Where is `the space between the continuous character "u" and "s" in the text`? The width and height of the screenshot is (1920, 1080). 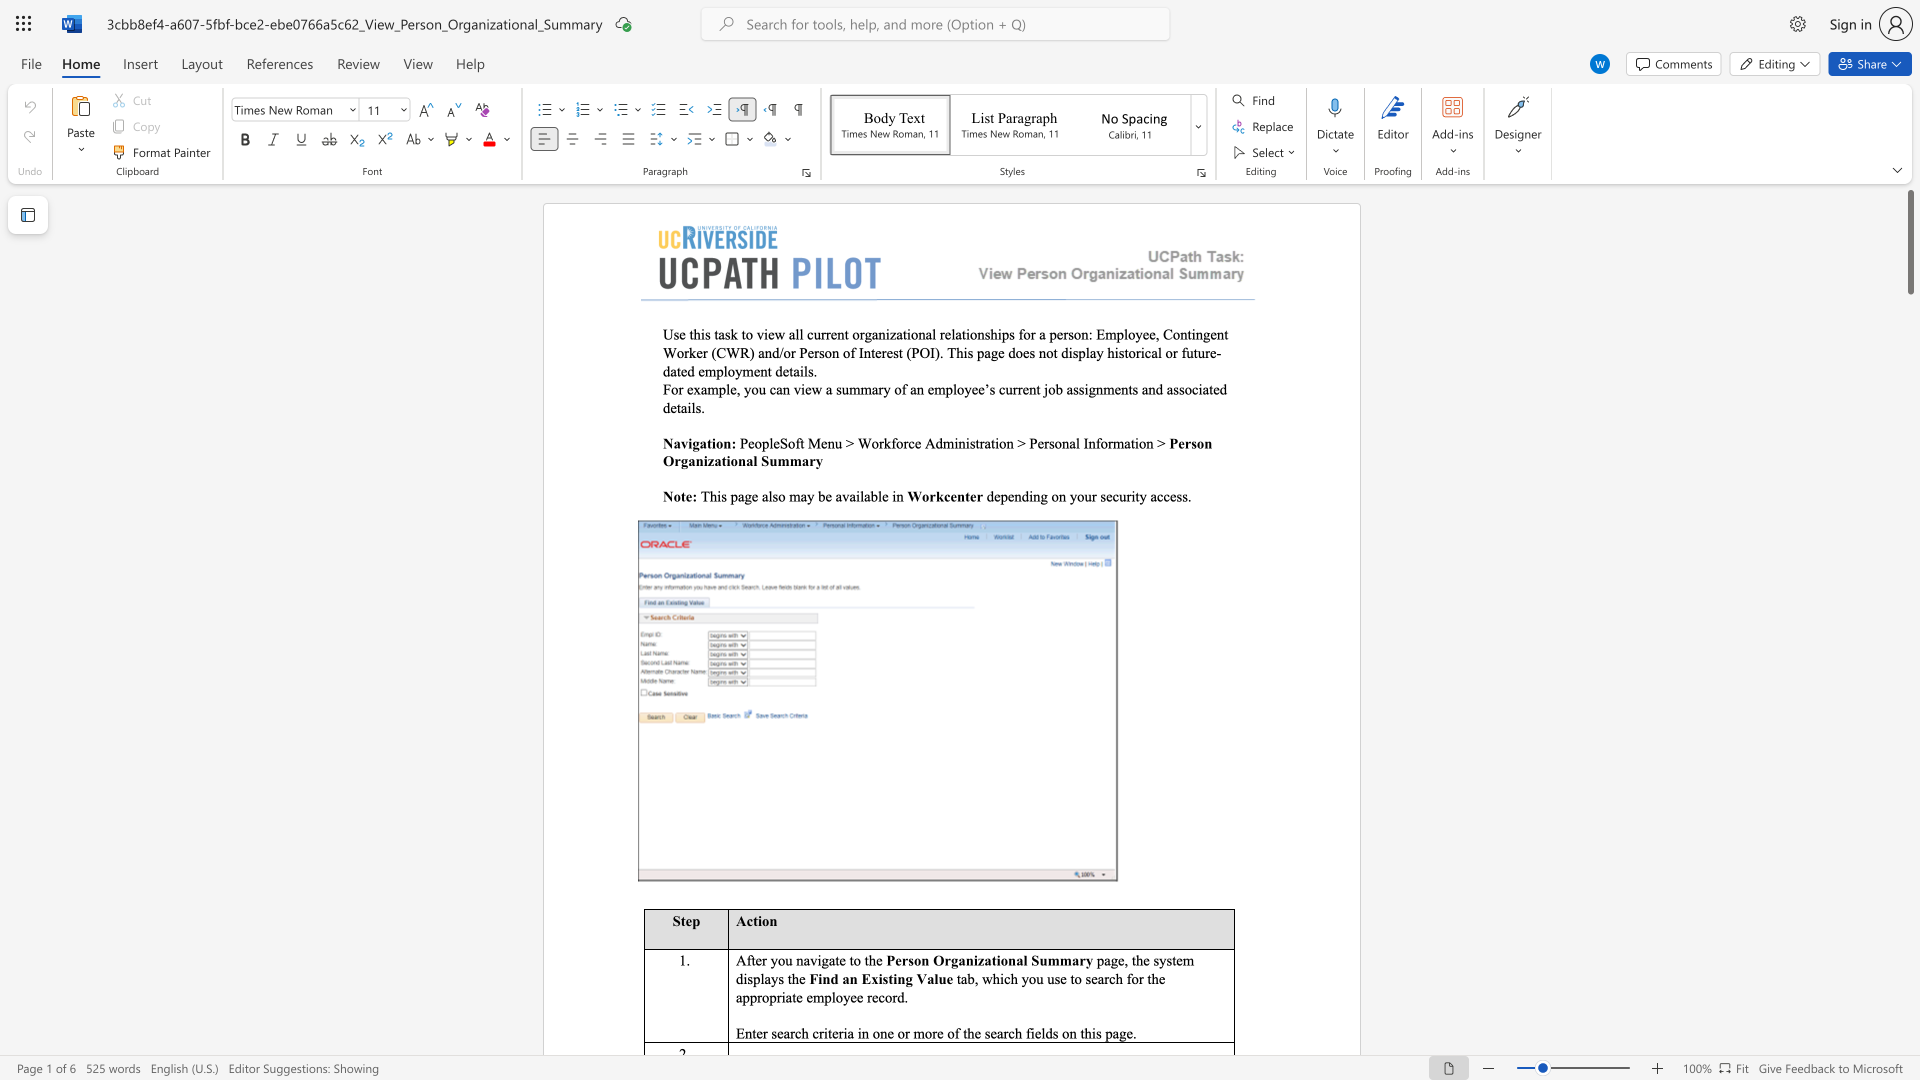 the space between the continuous character "u" and "s" in the text is located at coordinates (1053, 977).